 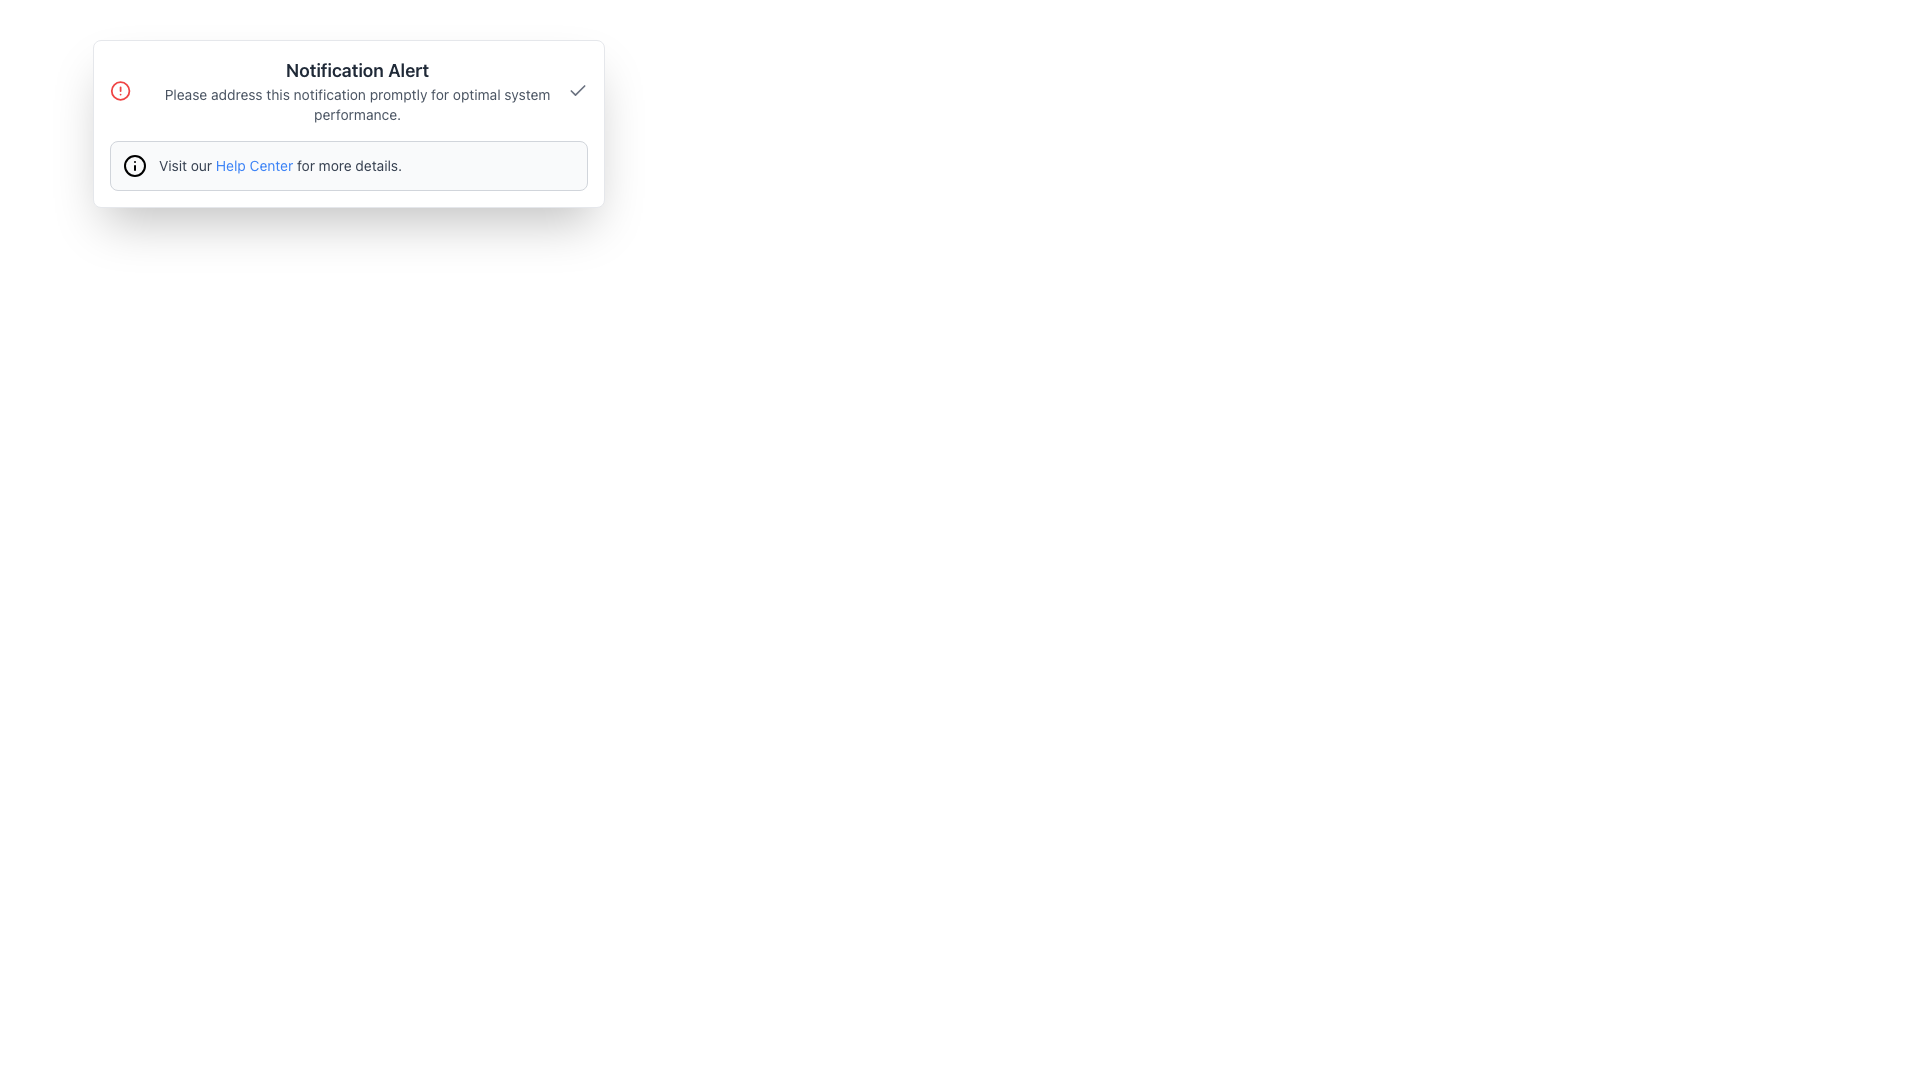 What do you see at coordinates (119, 91) in the screenshot?
I see `the warning icon located on the far left of the notification banner` at bounding box center [119, 91].